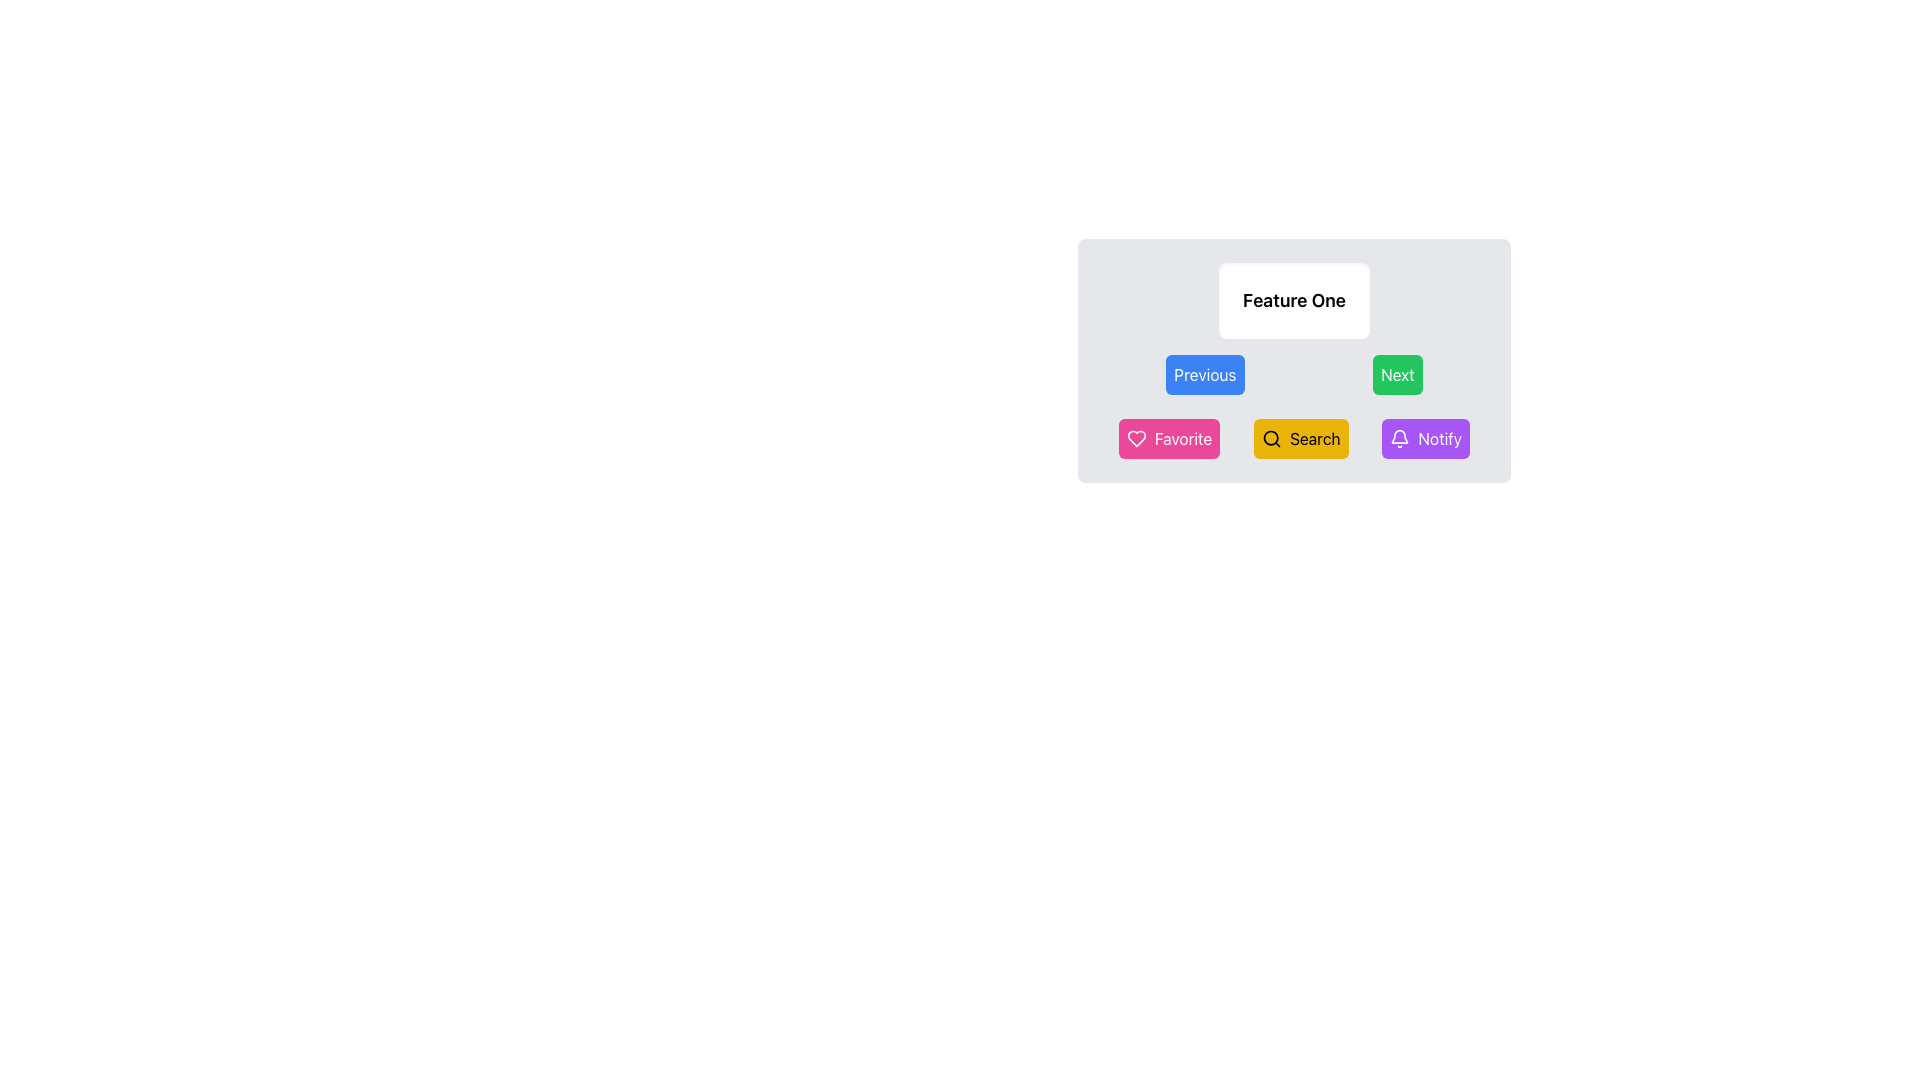 This screenshot has height=1080, width=1920. What do you see at coordinates (1399, 435) in the screenshot?
I see `the lower arc of the bell shape in the Notify button, which symbolizes a notification feature, located within the Notify button area` at bounding box center [1399, 435].